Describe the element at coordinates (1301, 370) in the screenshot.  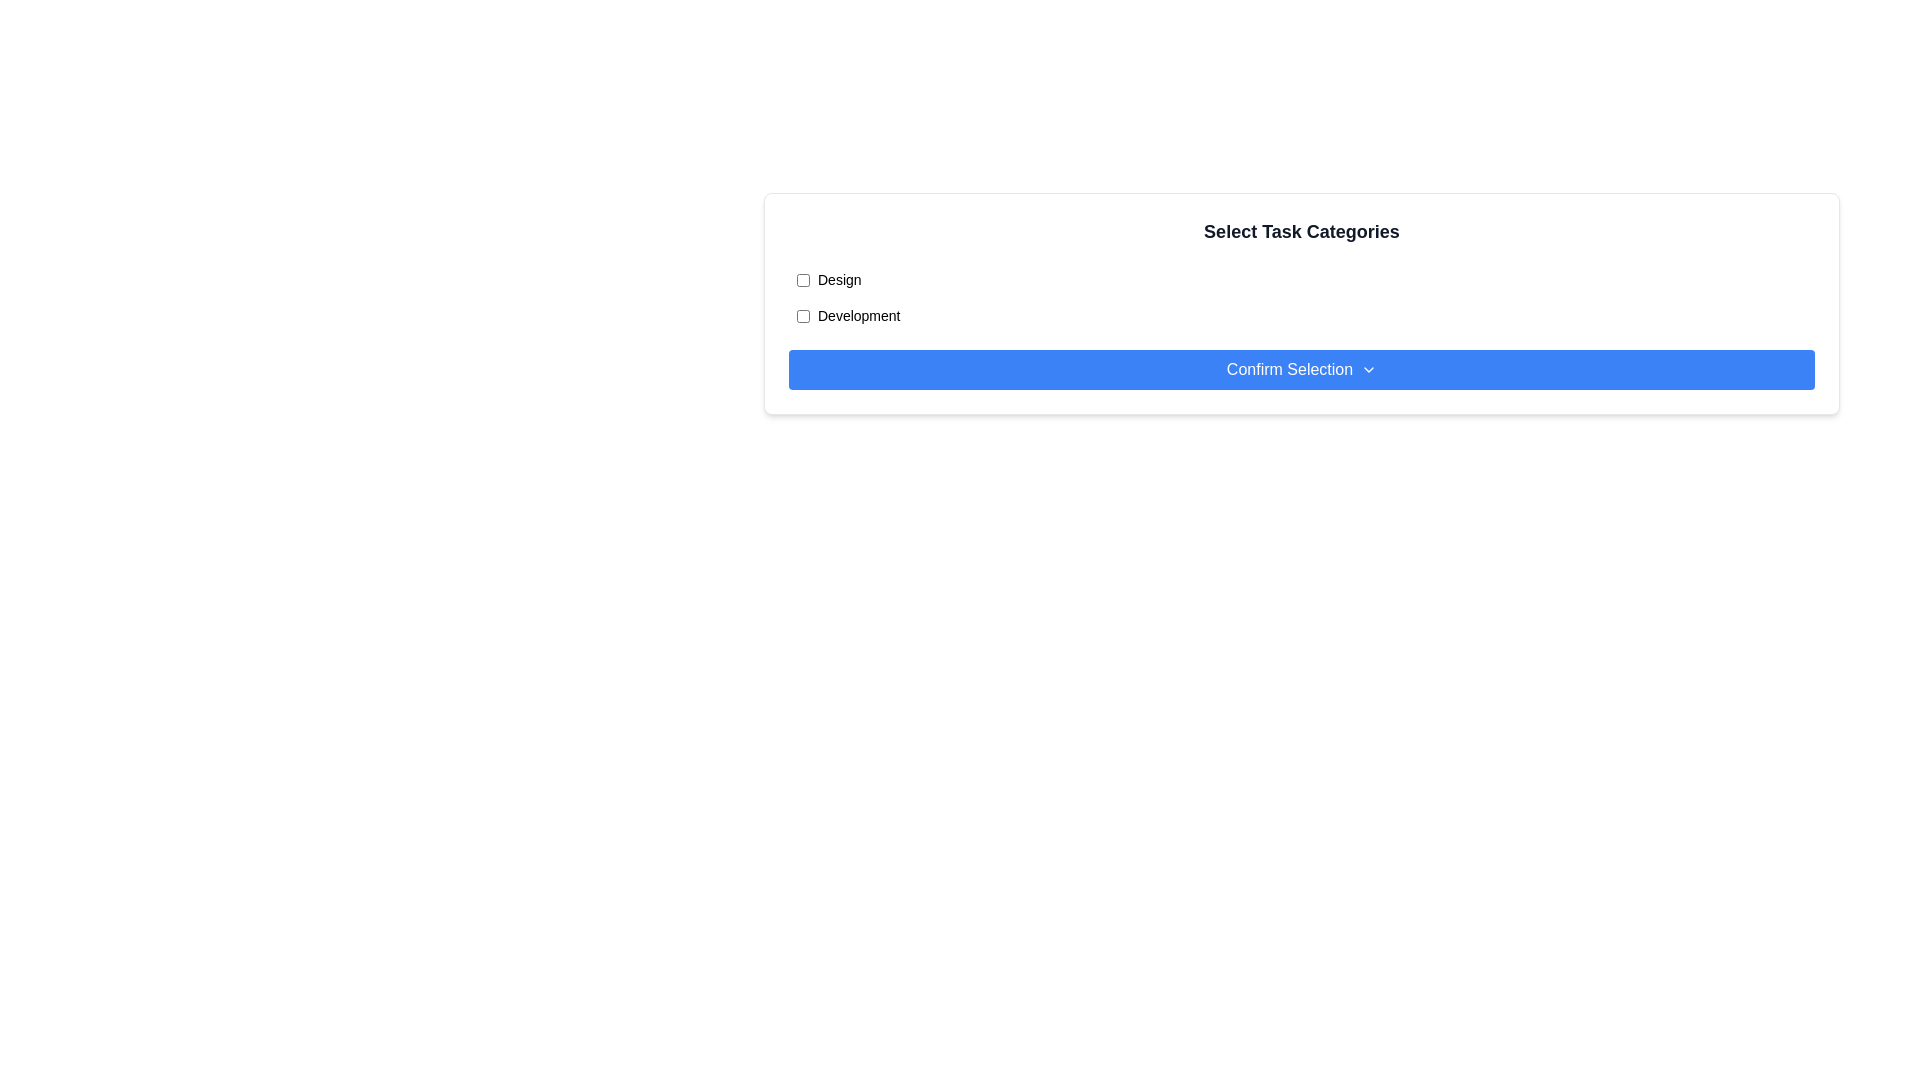
I see `the 'Confirm Selection' button with a blue background and white text` at that location.